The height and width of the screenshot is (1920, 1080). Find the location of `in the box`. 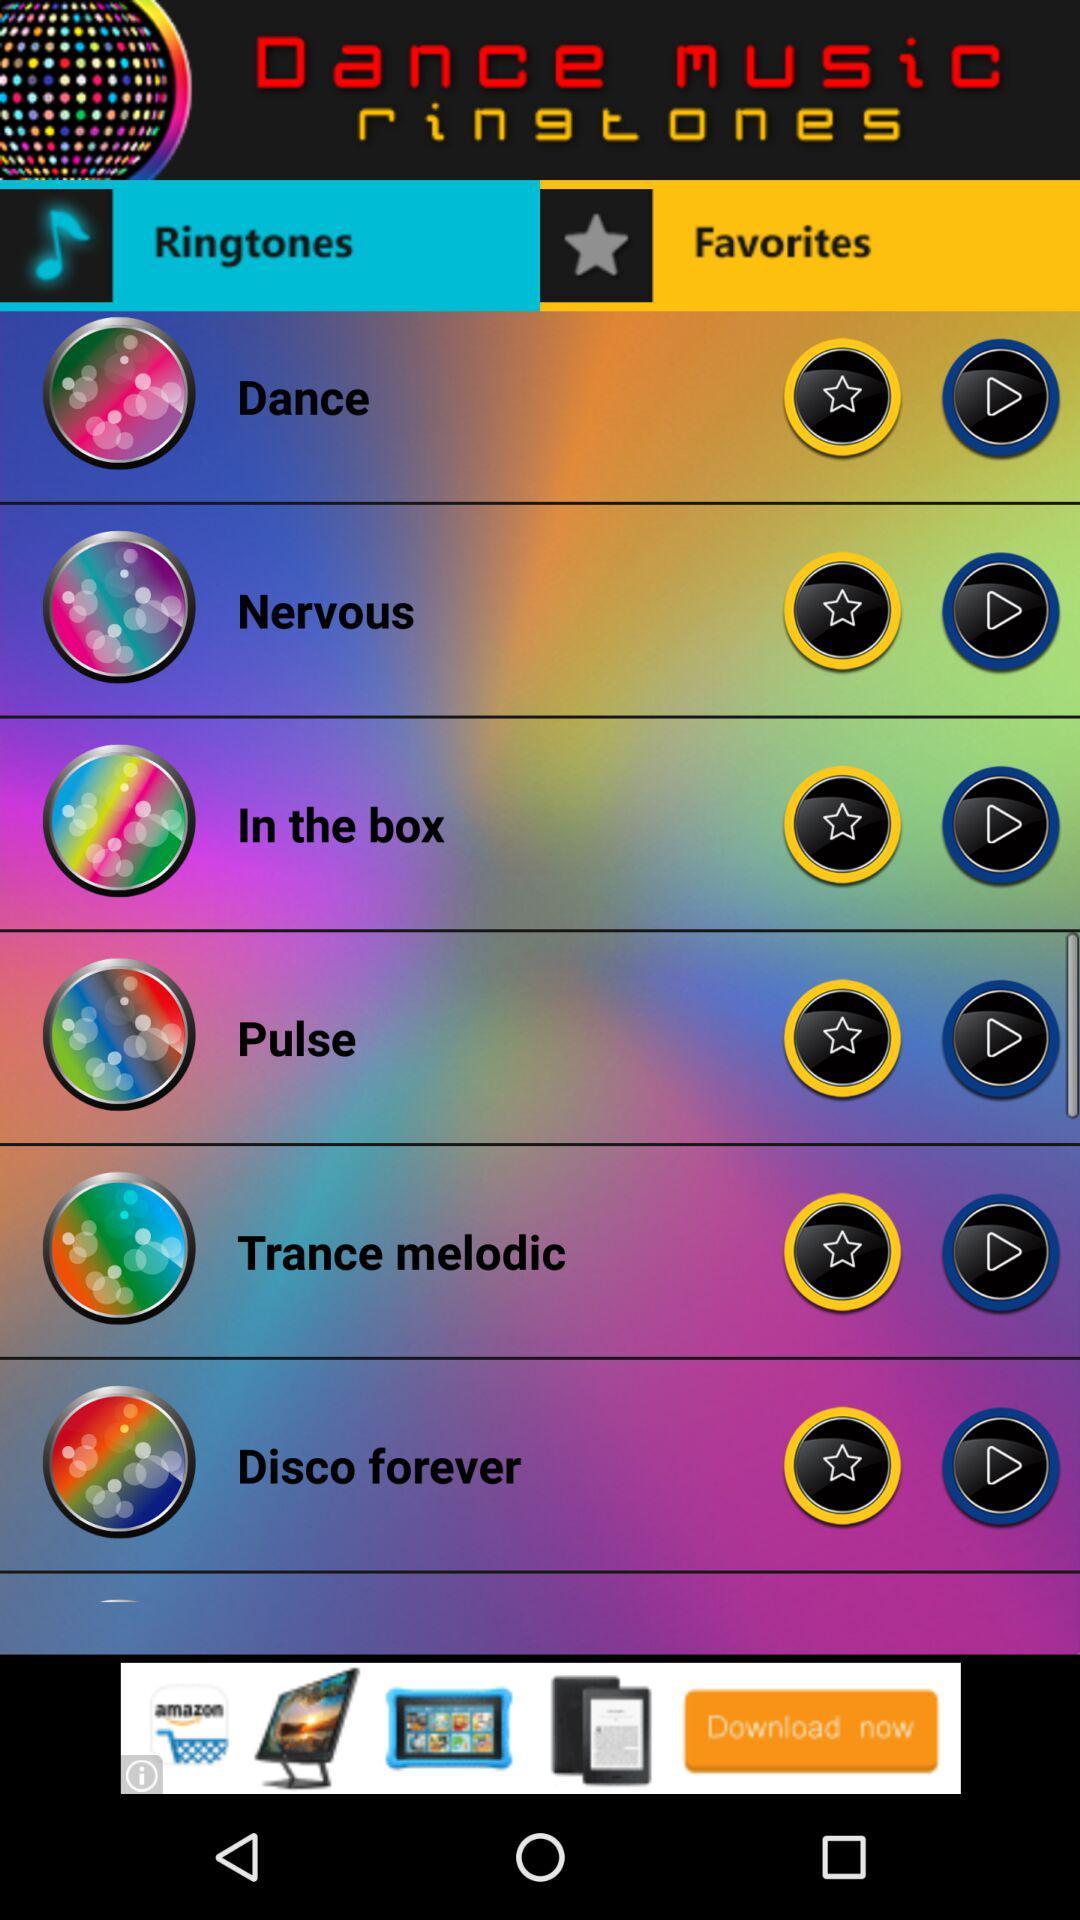

in the box is located at coordinates (1000, 808).